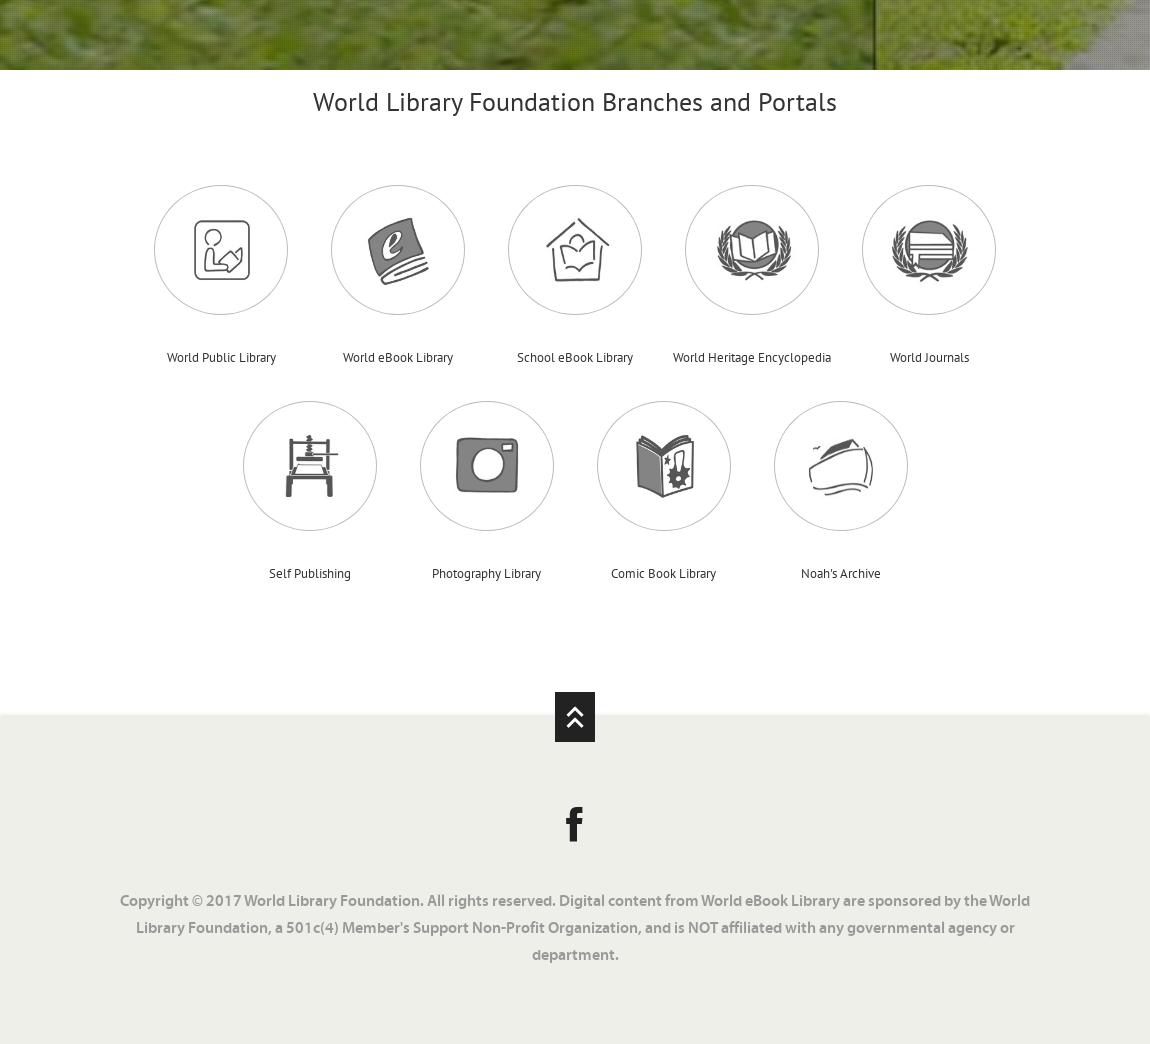  What do you see at coordinates (486, 571) in the screenshot?
I see `'Photography Library'` at bounding box center [486, 571].